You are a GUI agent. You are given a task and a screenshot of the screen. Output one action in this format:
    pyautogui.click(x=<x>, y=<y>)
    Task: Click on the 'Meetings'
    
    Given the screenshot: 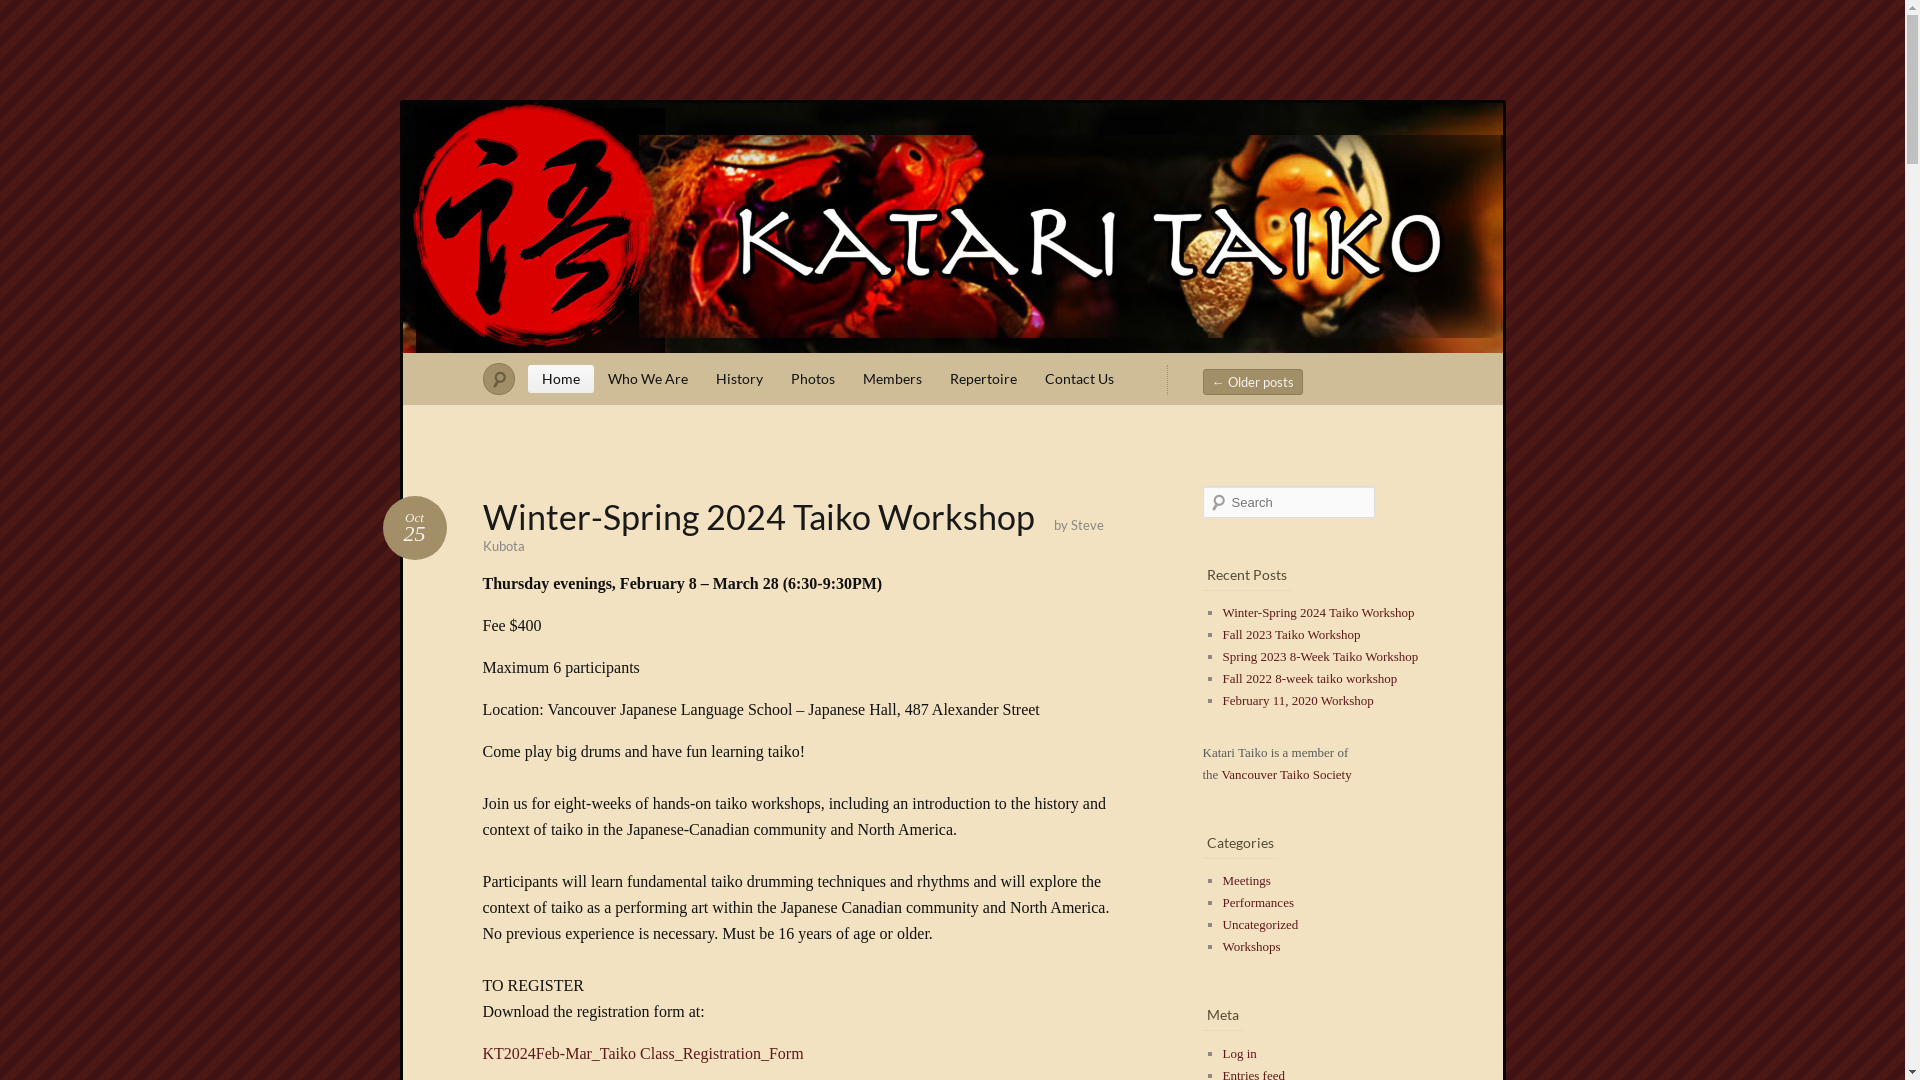 What is the action you would take?
    pyautogui.click(x=1245, y=879)
    